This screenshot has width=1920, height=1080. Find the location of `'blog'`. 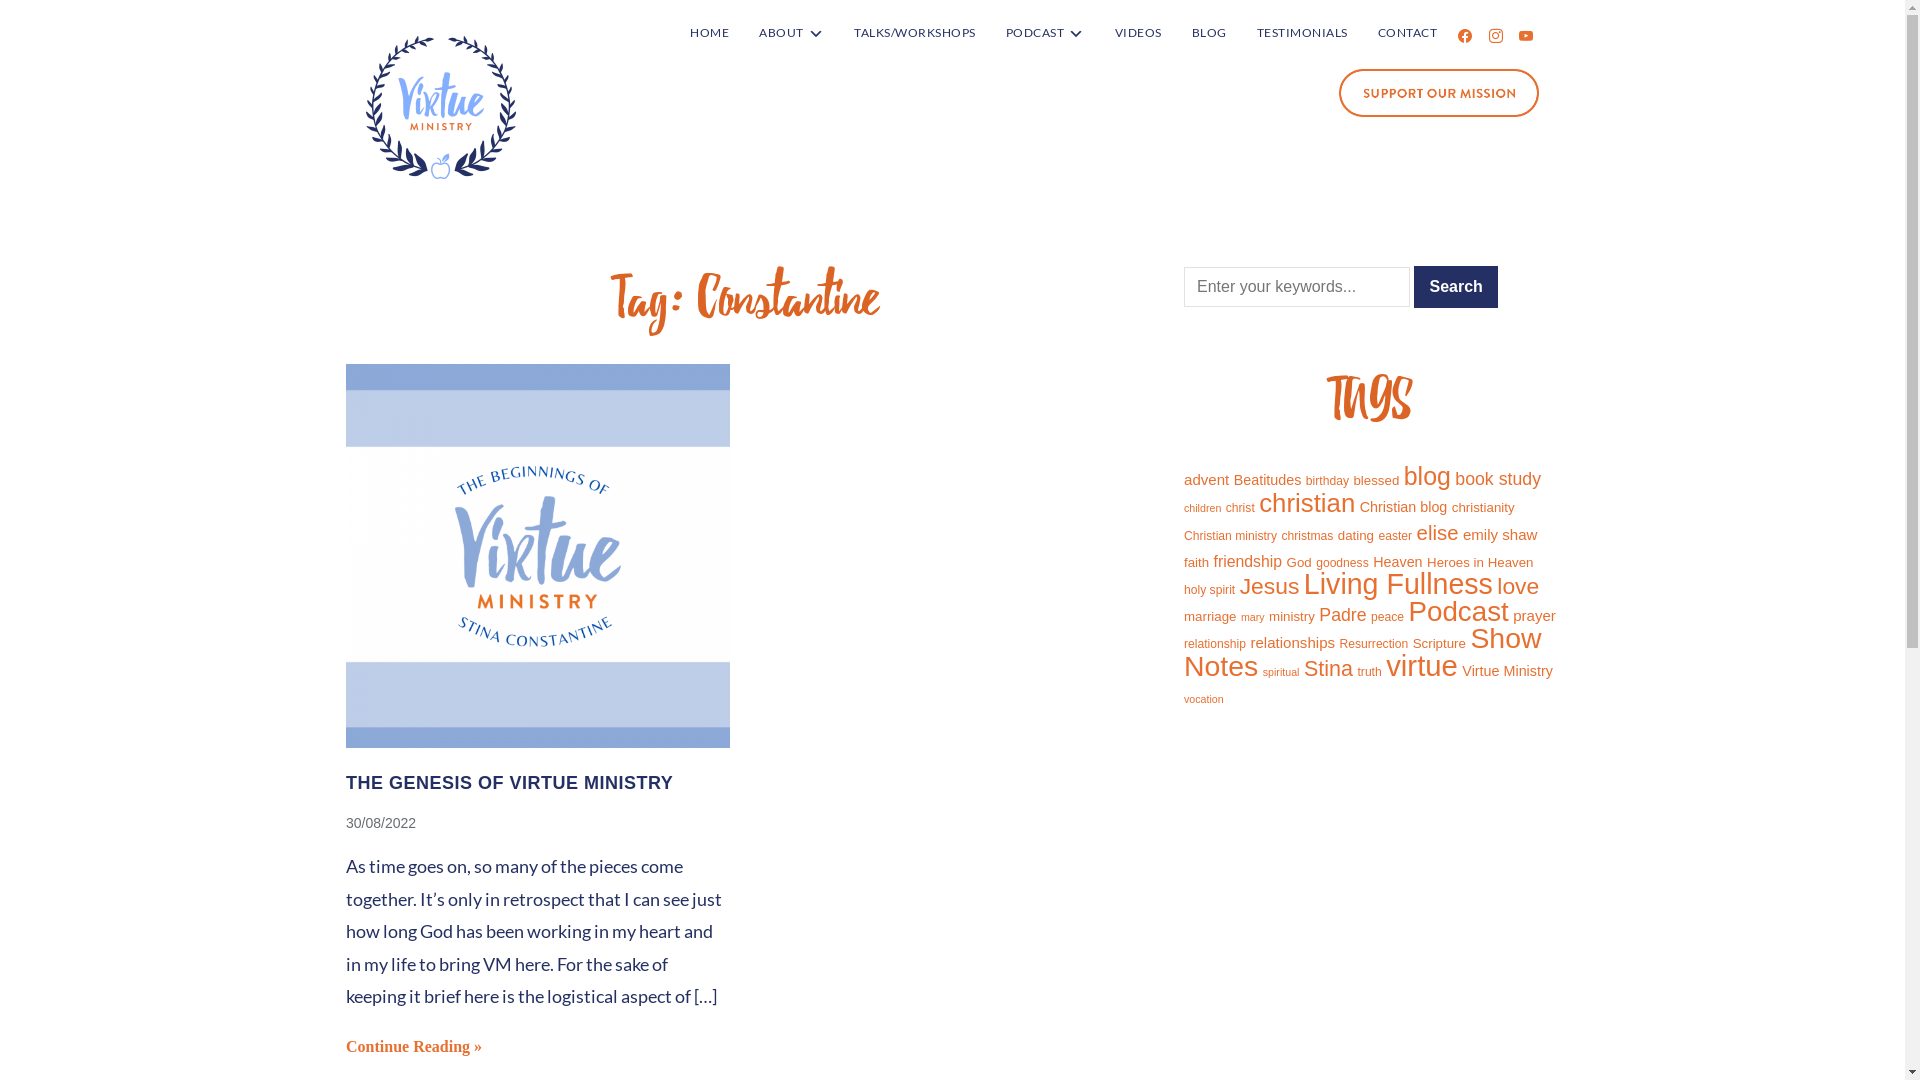

'blog' is located at coordinates (1426, 475).